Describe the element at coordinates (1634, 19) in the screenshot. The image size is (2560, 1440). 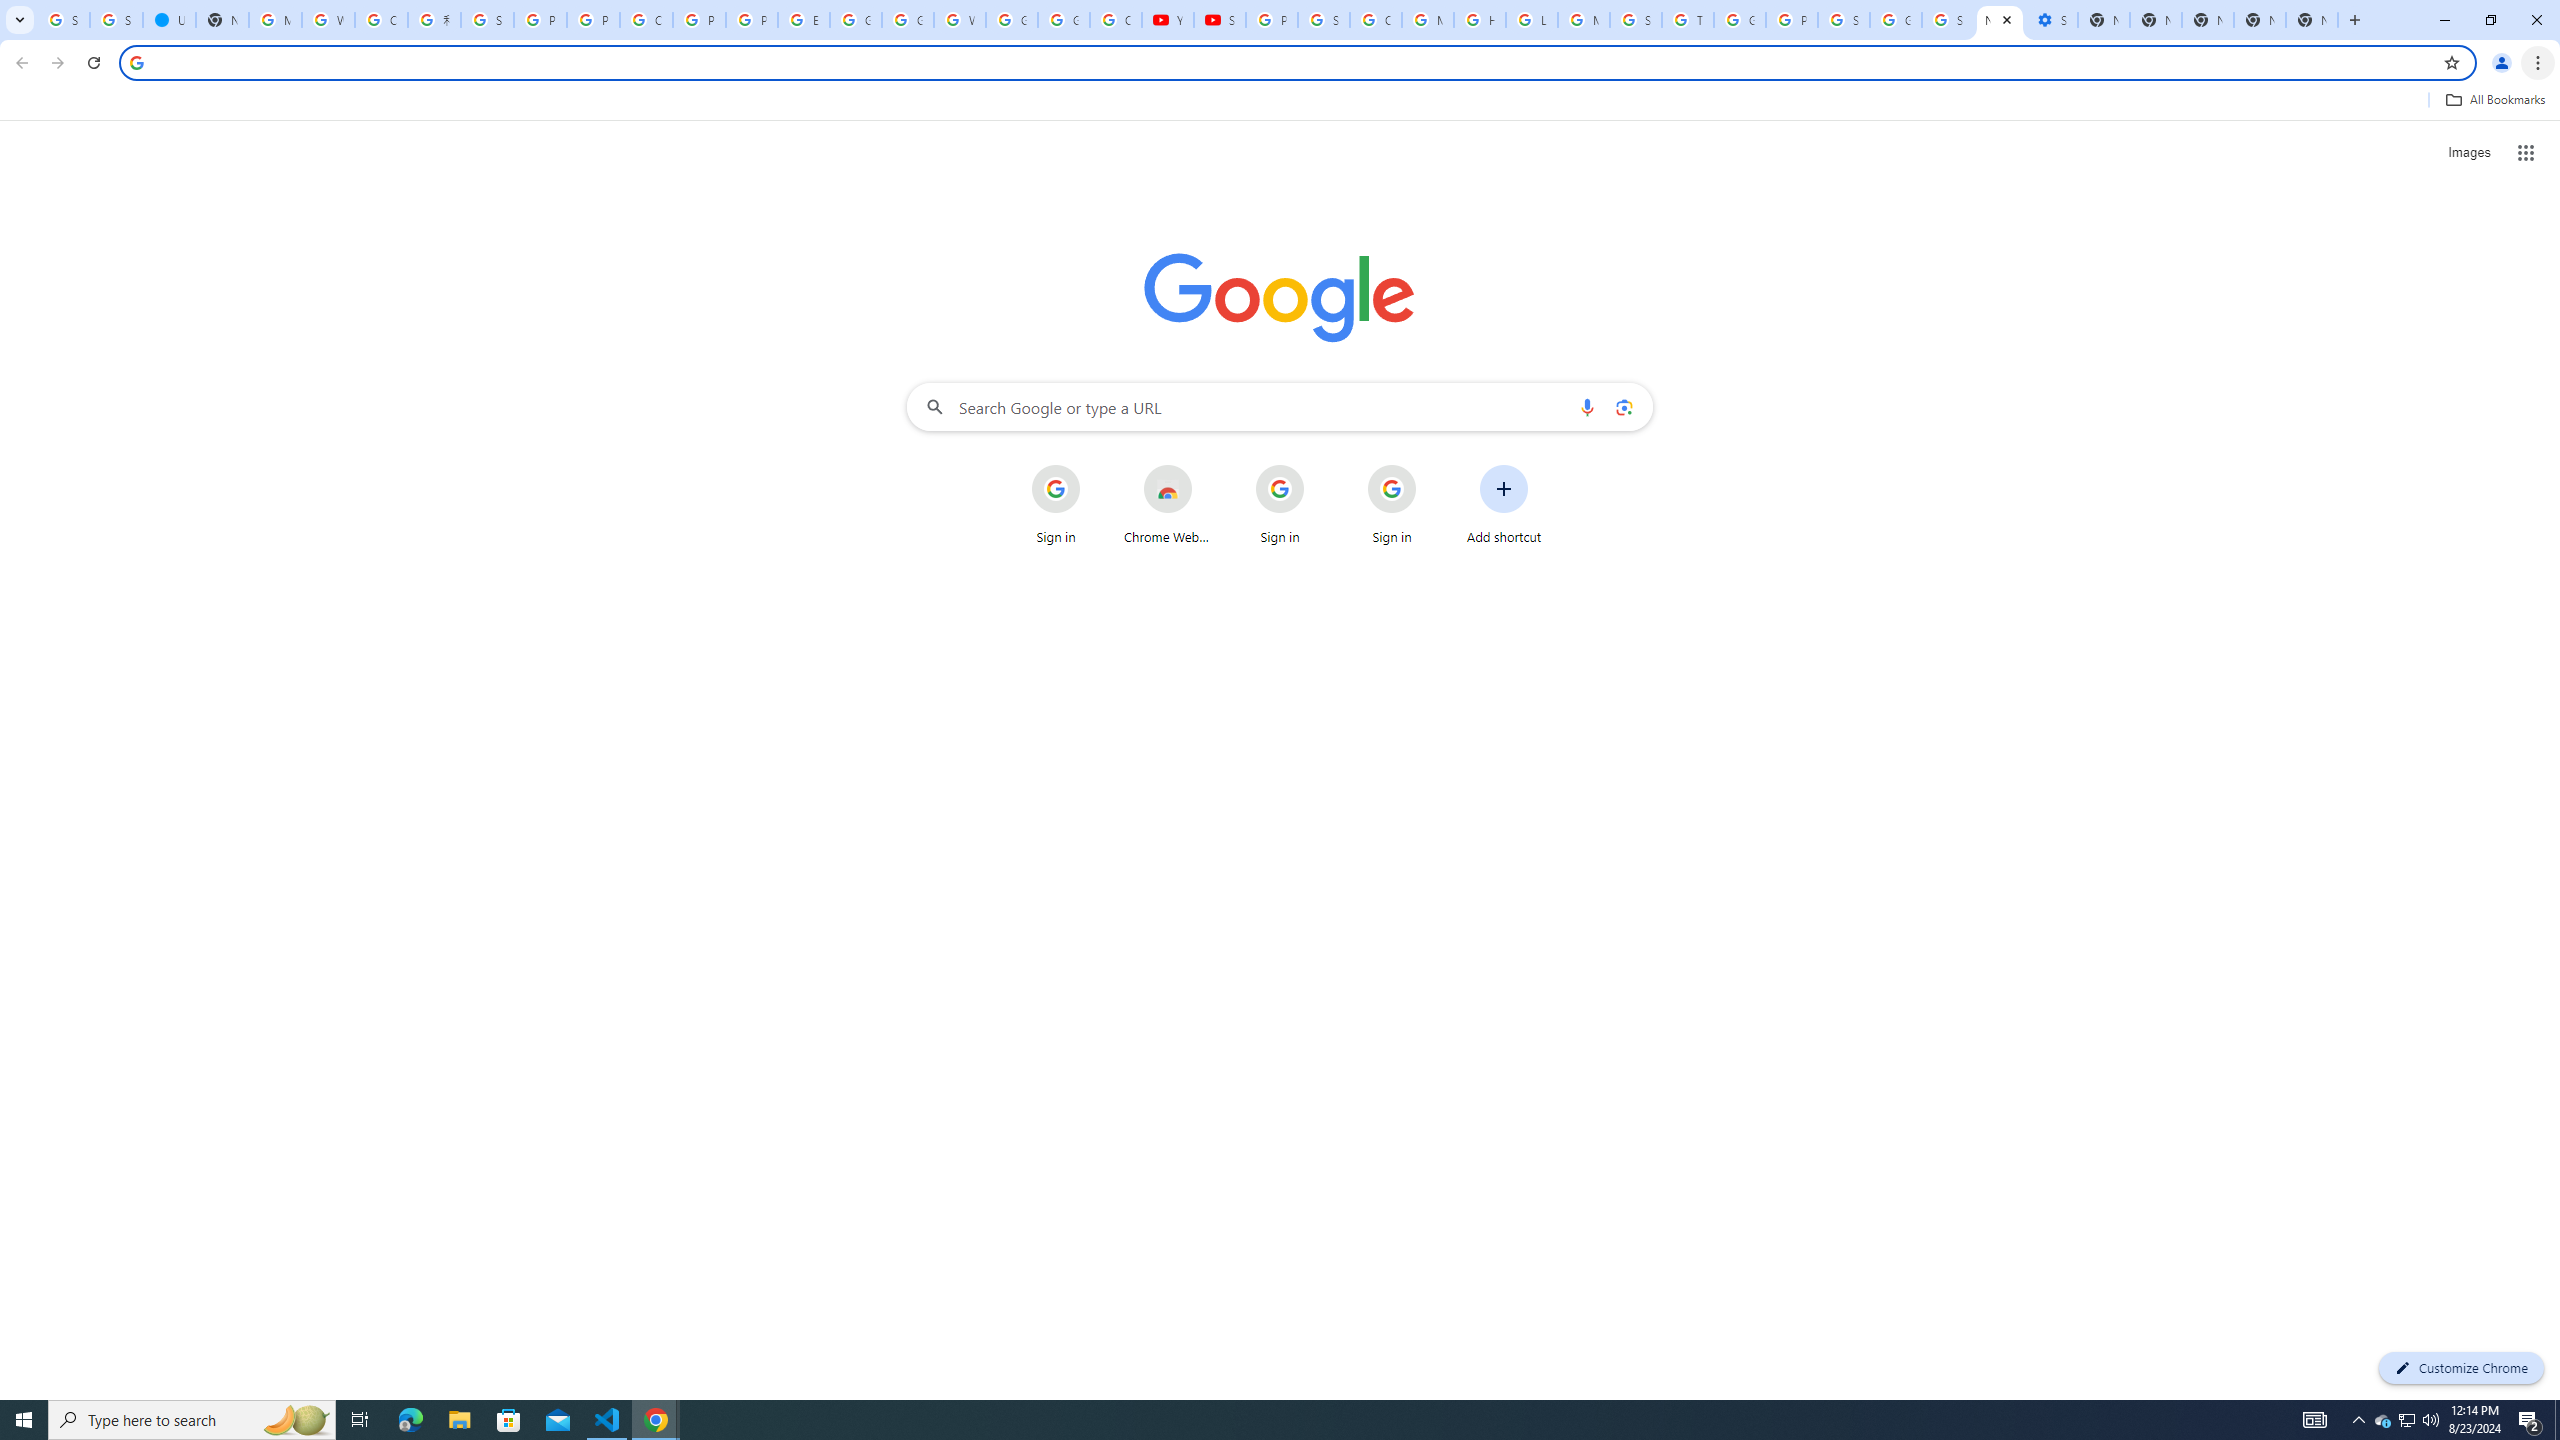
I see `'Search our Doodle Library Collection - Google Doodles'` at that location.